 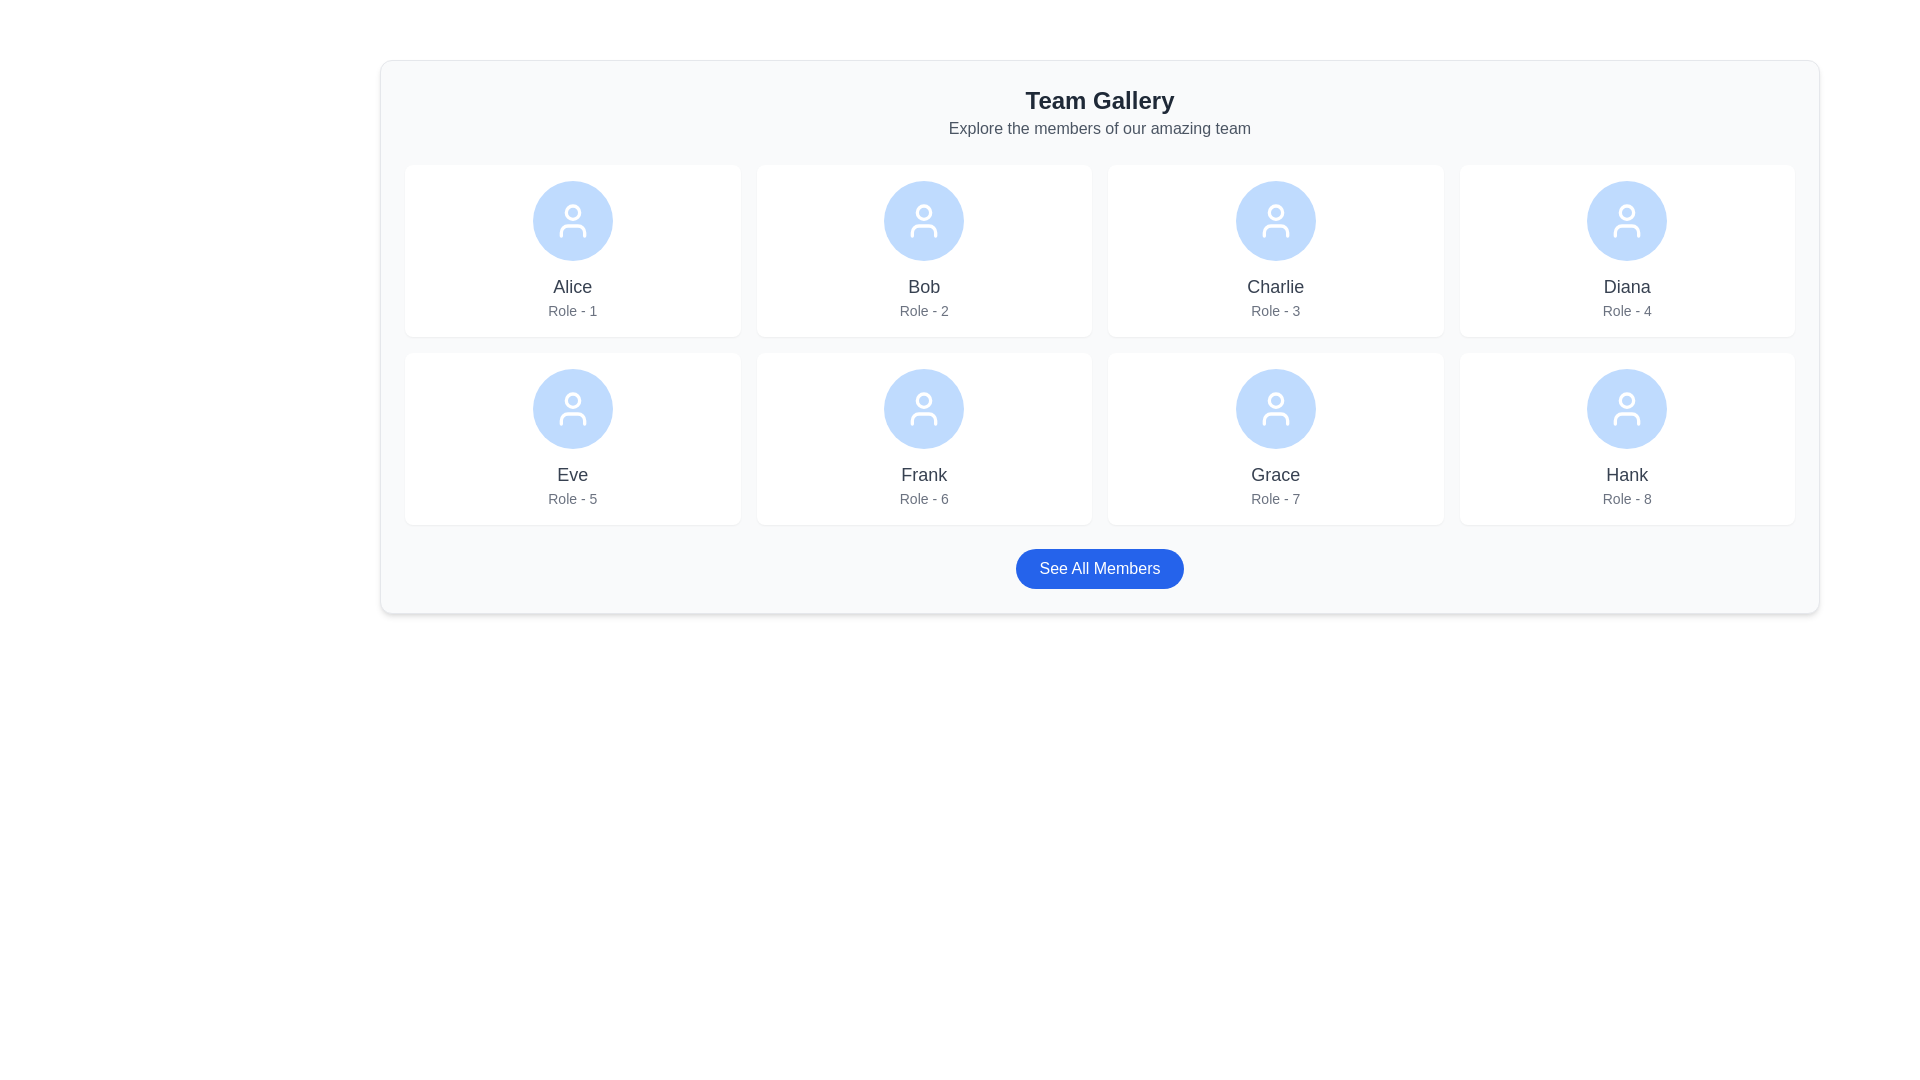 I want to click on the label displaying 'Role - 3' which is part of the card for 'Charlie', located in the top row, third column of the grid layout, so click(x=1274, y=311).